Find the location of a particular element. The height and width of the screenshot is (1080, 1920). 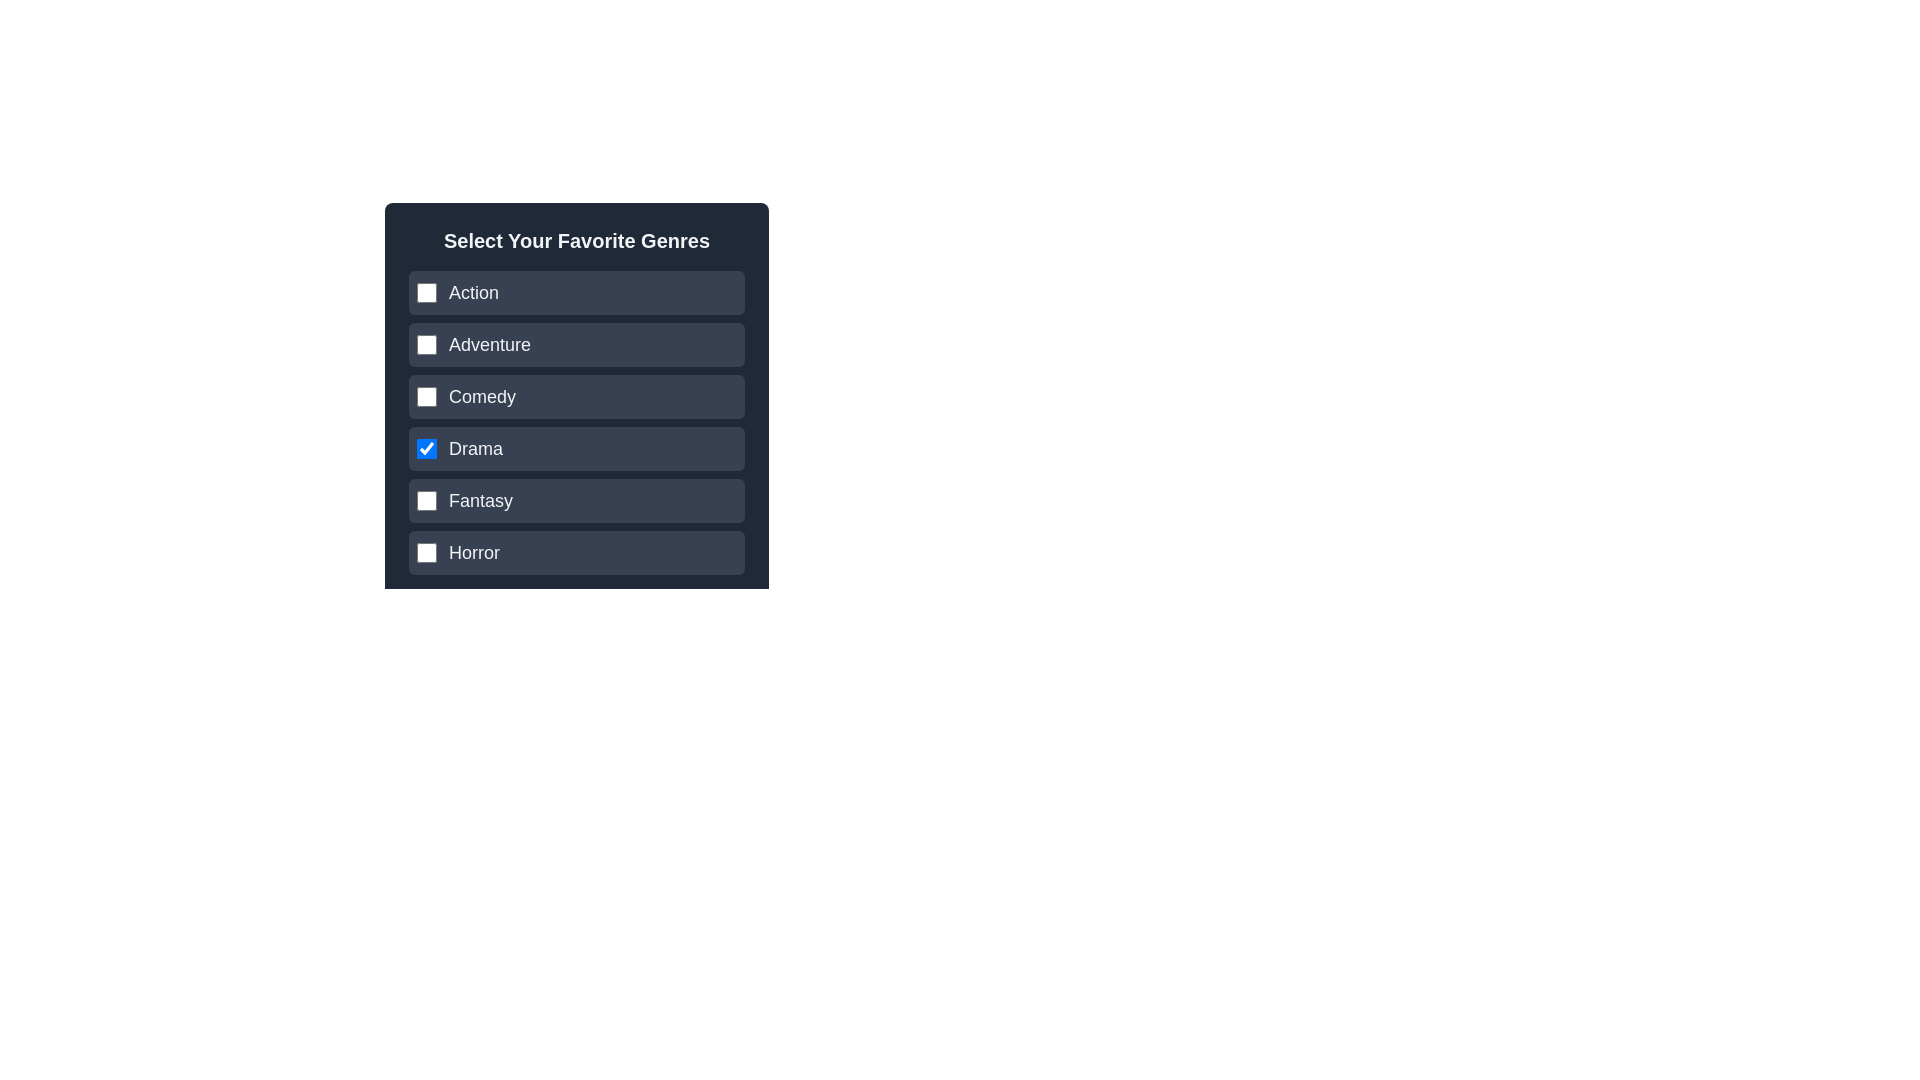

the Text label for the genre option that is located second in a vertical list, immediately below 'Action' and above 'Comedy', which serves as an identifier for a genre checkbox is located at coordinates (489, 343).